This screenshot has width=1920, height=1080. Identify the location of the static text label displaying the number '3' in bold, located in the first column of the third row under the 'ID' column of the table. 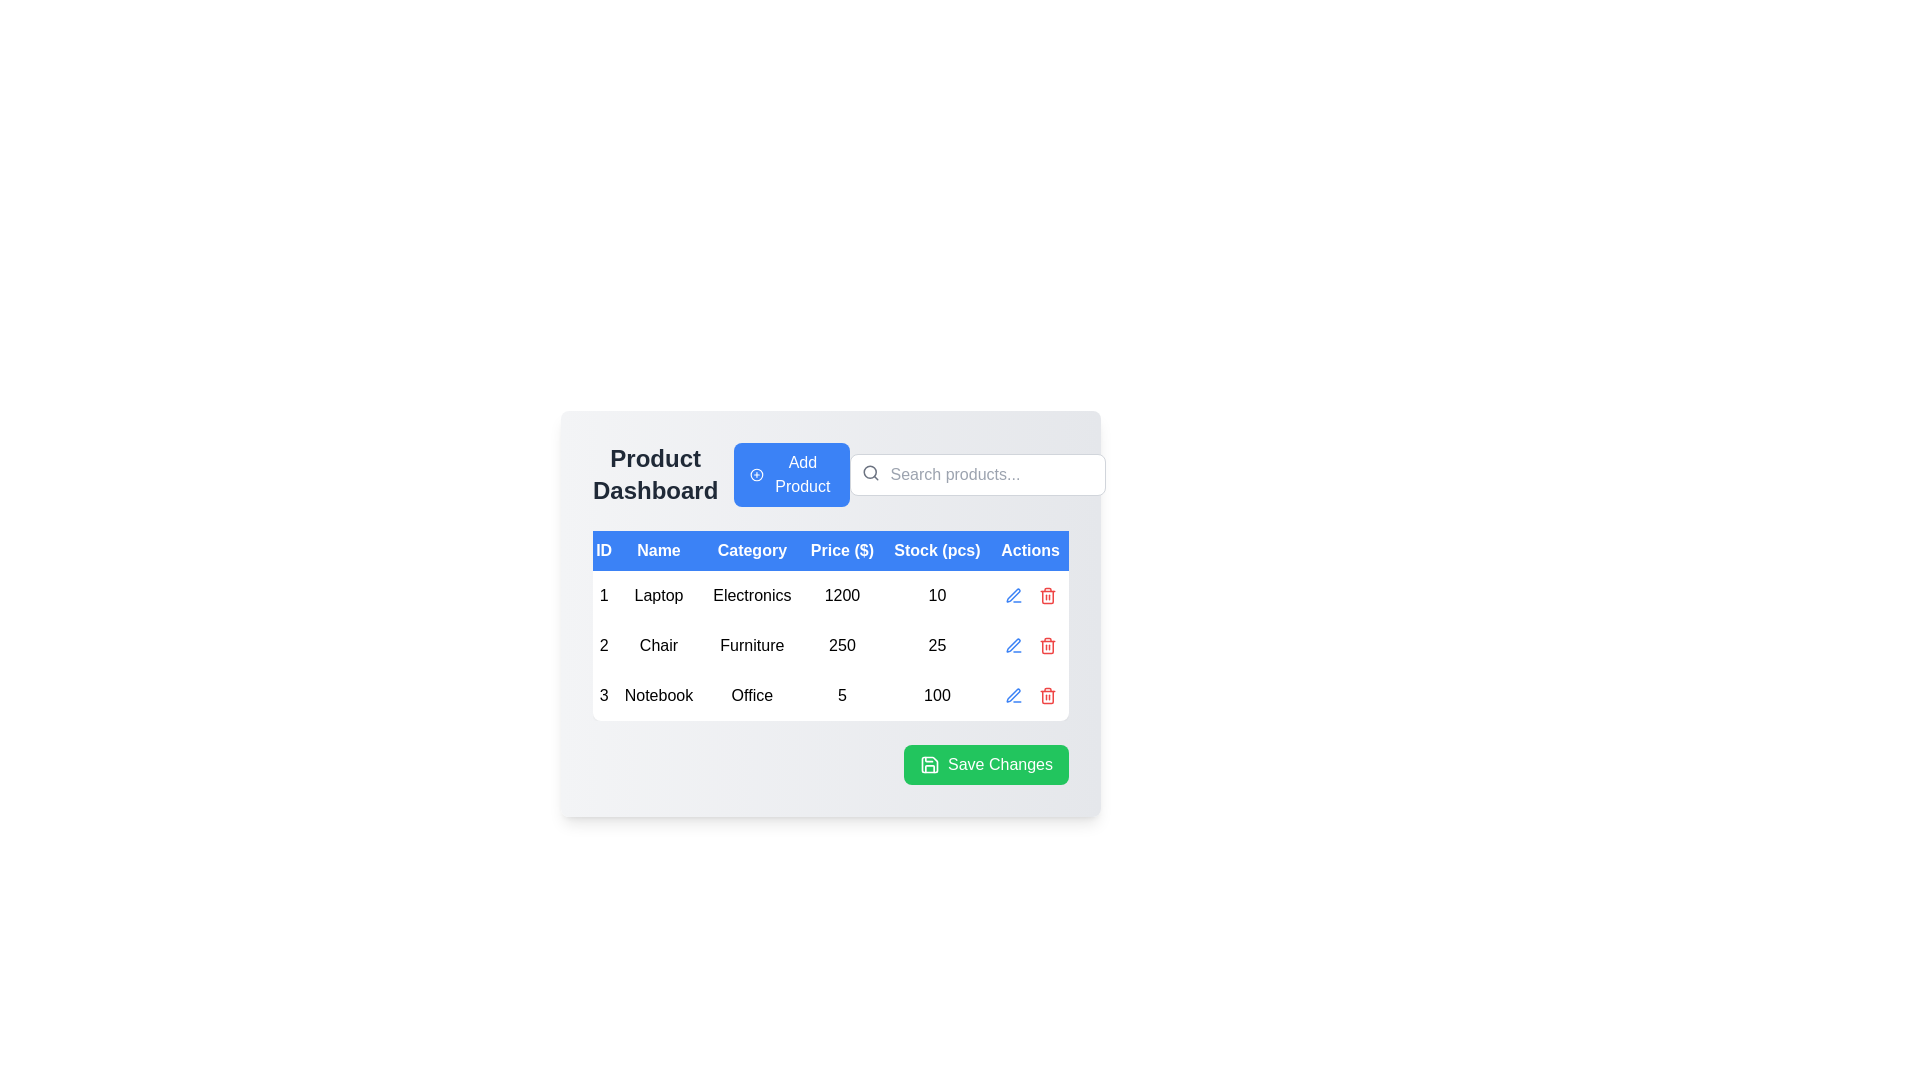
(603, 694).